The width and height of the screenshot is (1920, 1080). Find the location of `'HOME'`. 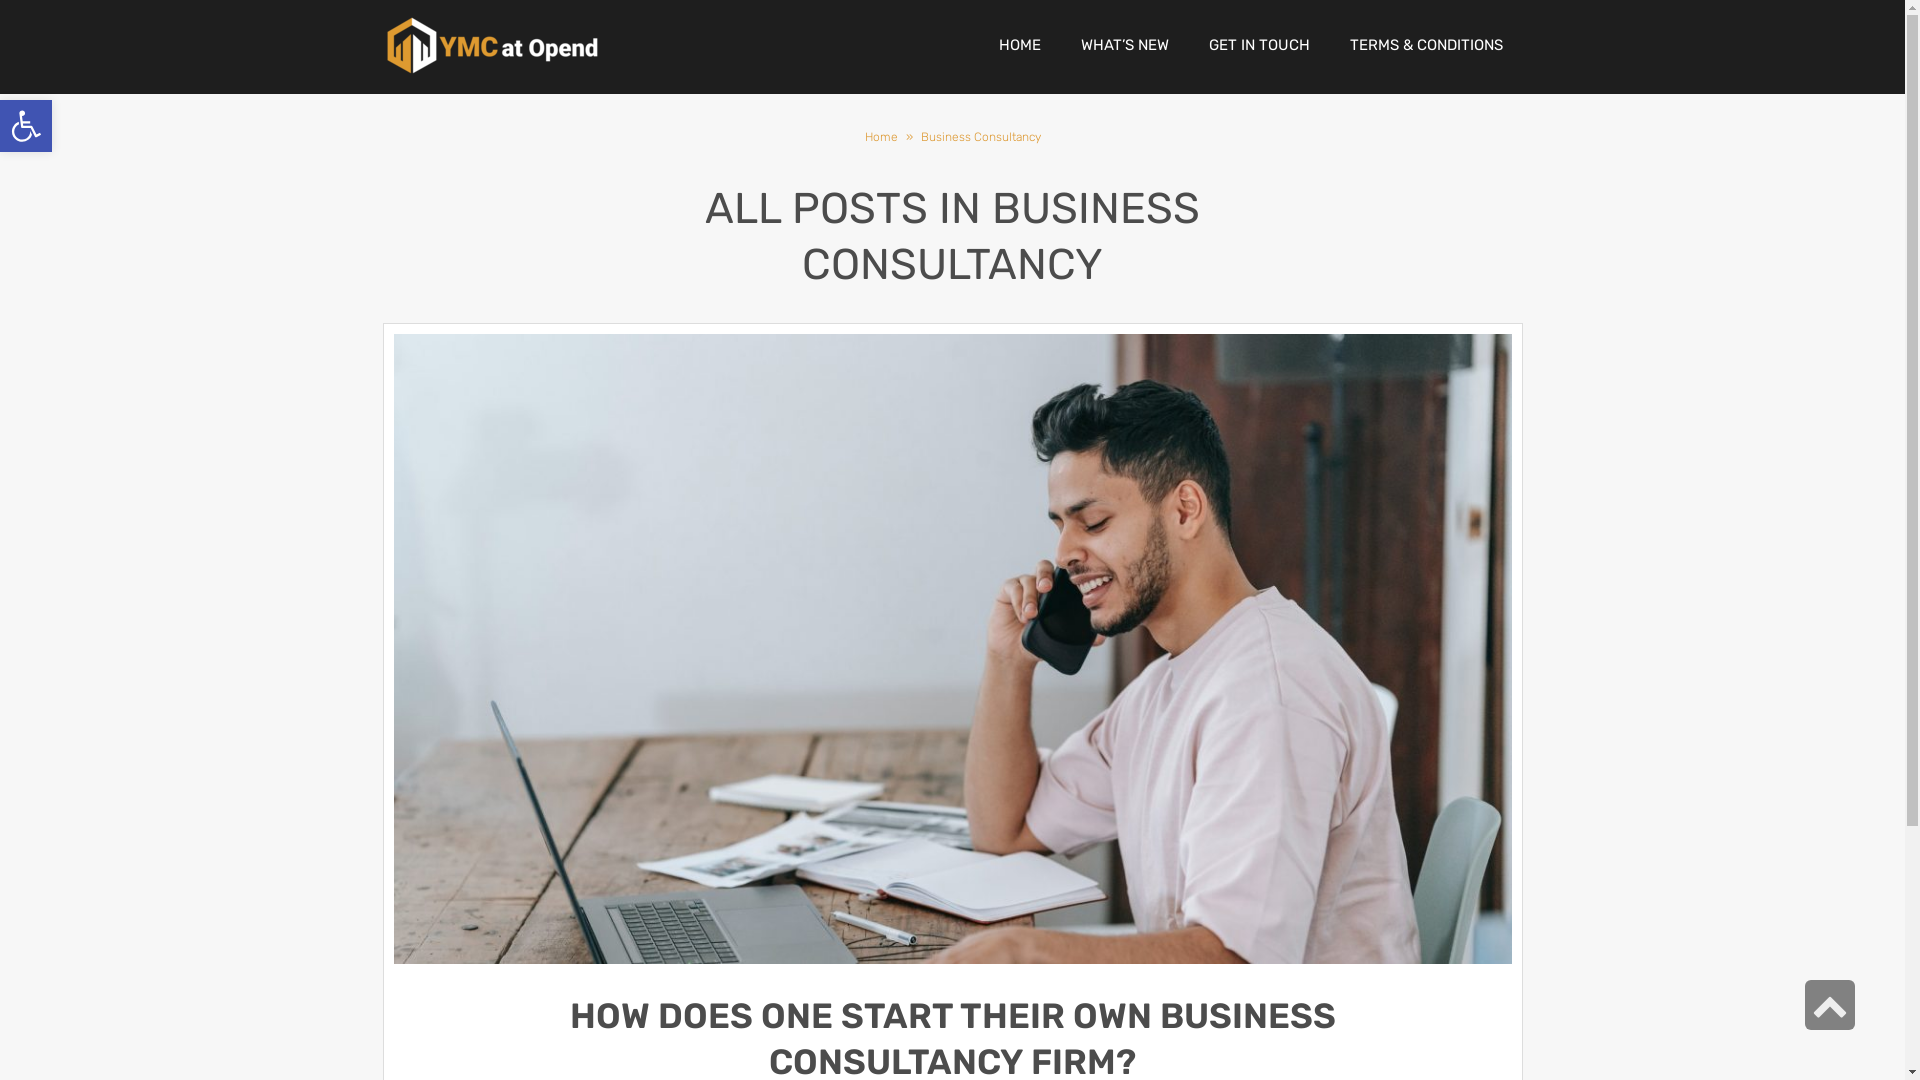

'HOME' is located at coordinates (1018, 45).